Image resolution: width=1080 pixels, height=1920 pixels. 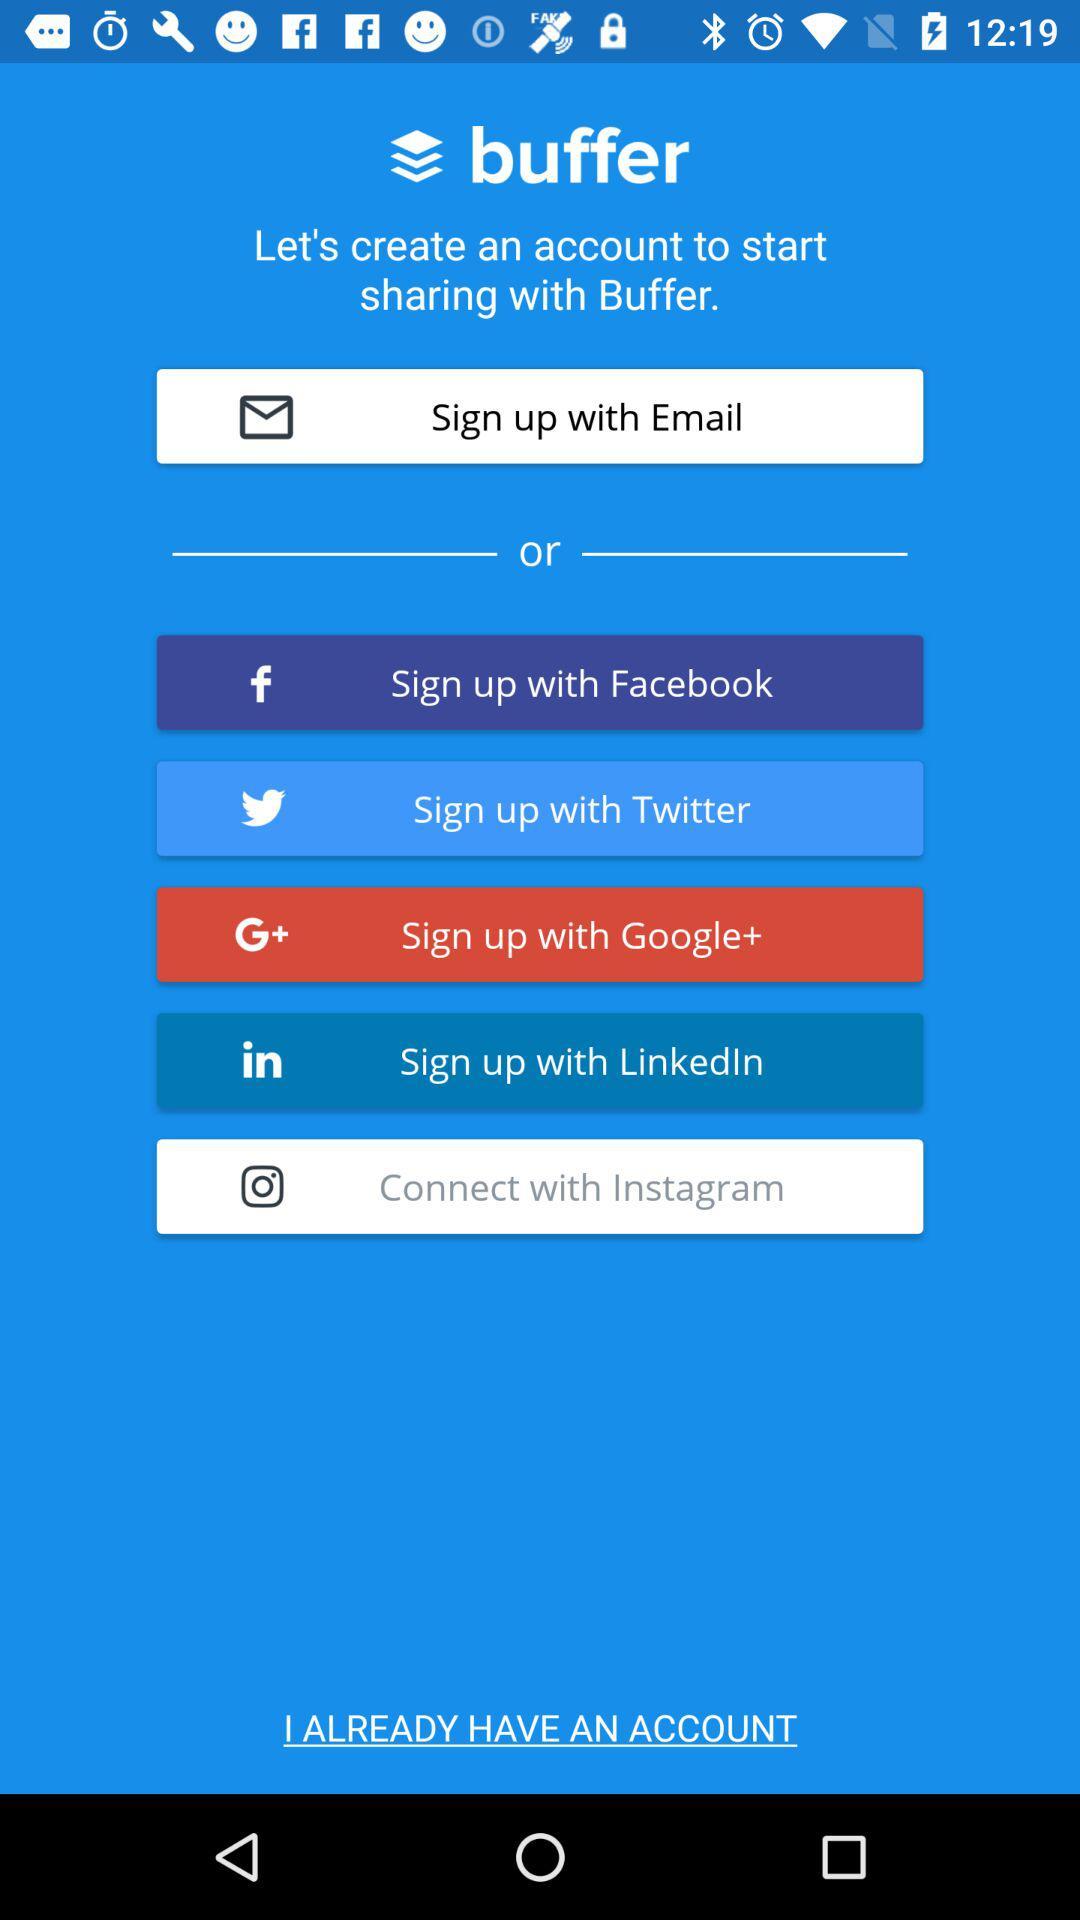 What do you see at coordinates (540, 1186) in the screenshot?
I see `the item above the i already have item` at bounding box center [540, 1186].